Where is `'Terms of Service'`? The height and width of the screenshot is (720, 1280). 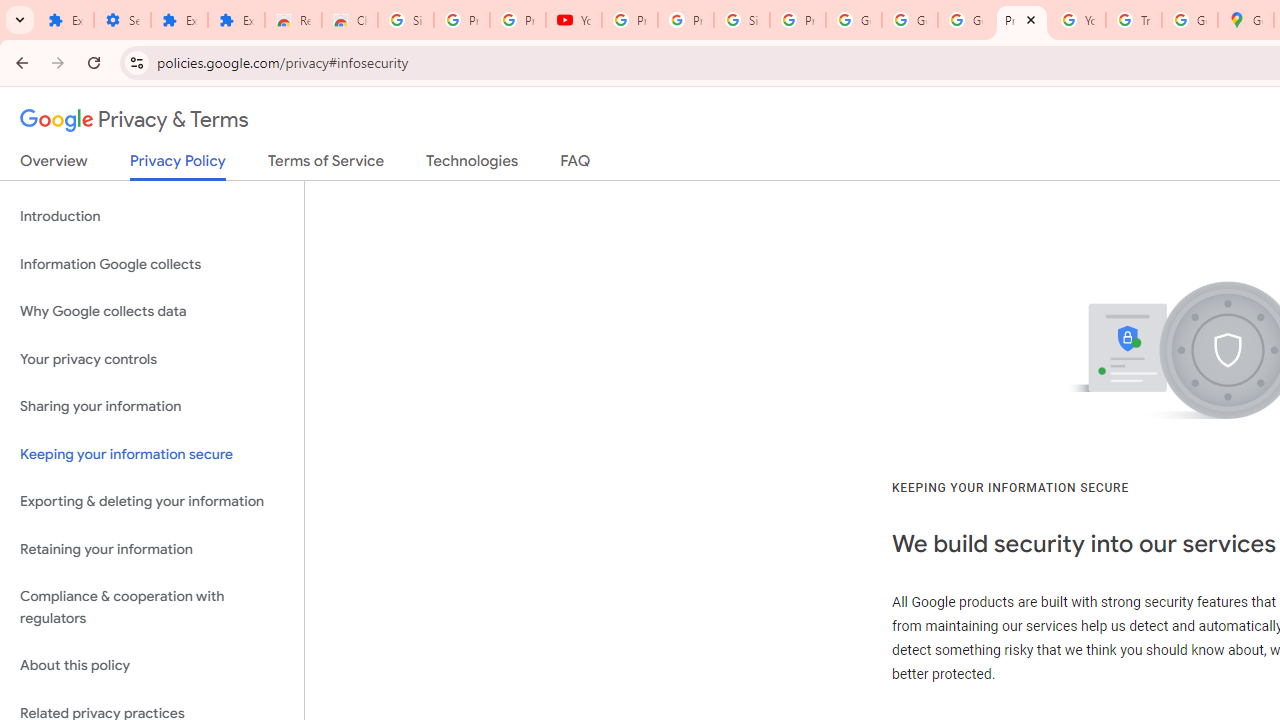 'Terms of Service' is located at coordinates (326, 164).